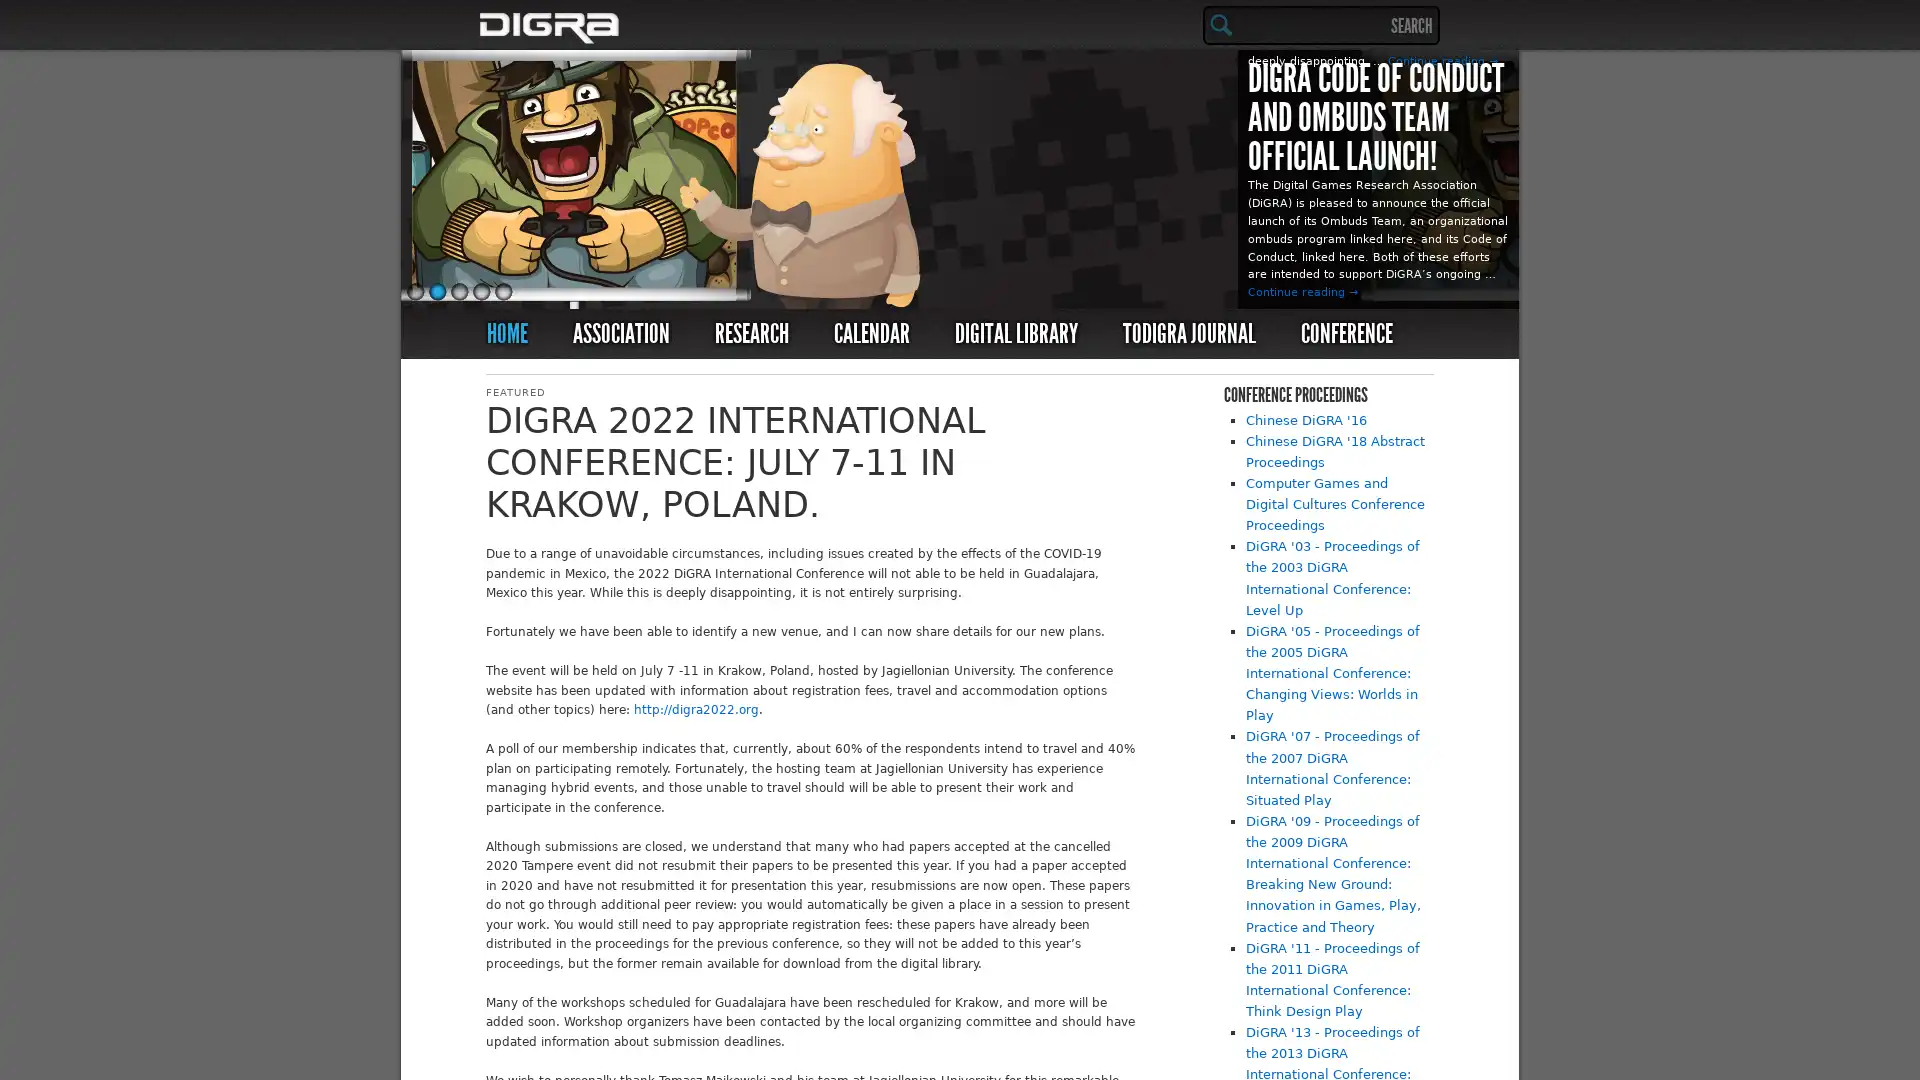 Image resolution: width=1920 pixels, height=1080 pixels. Describe the element at coordinates (1220, 25) in the screenshot. I see `Search` at that location.